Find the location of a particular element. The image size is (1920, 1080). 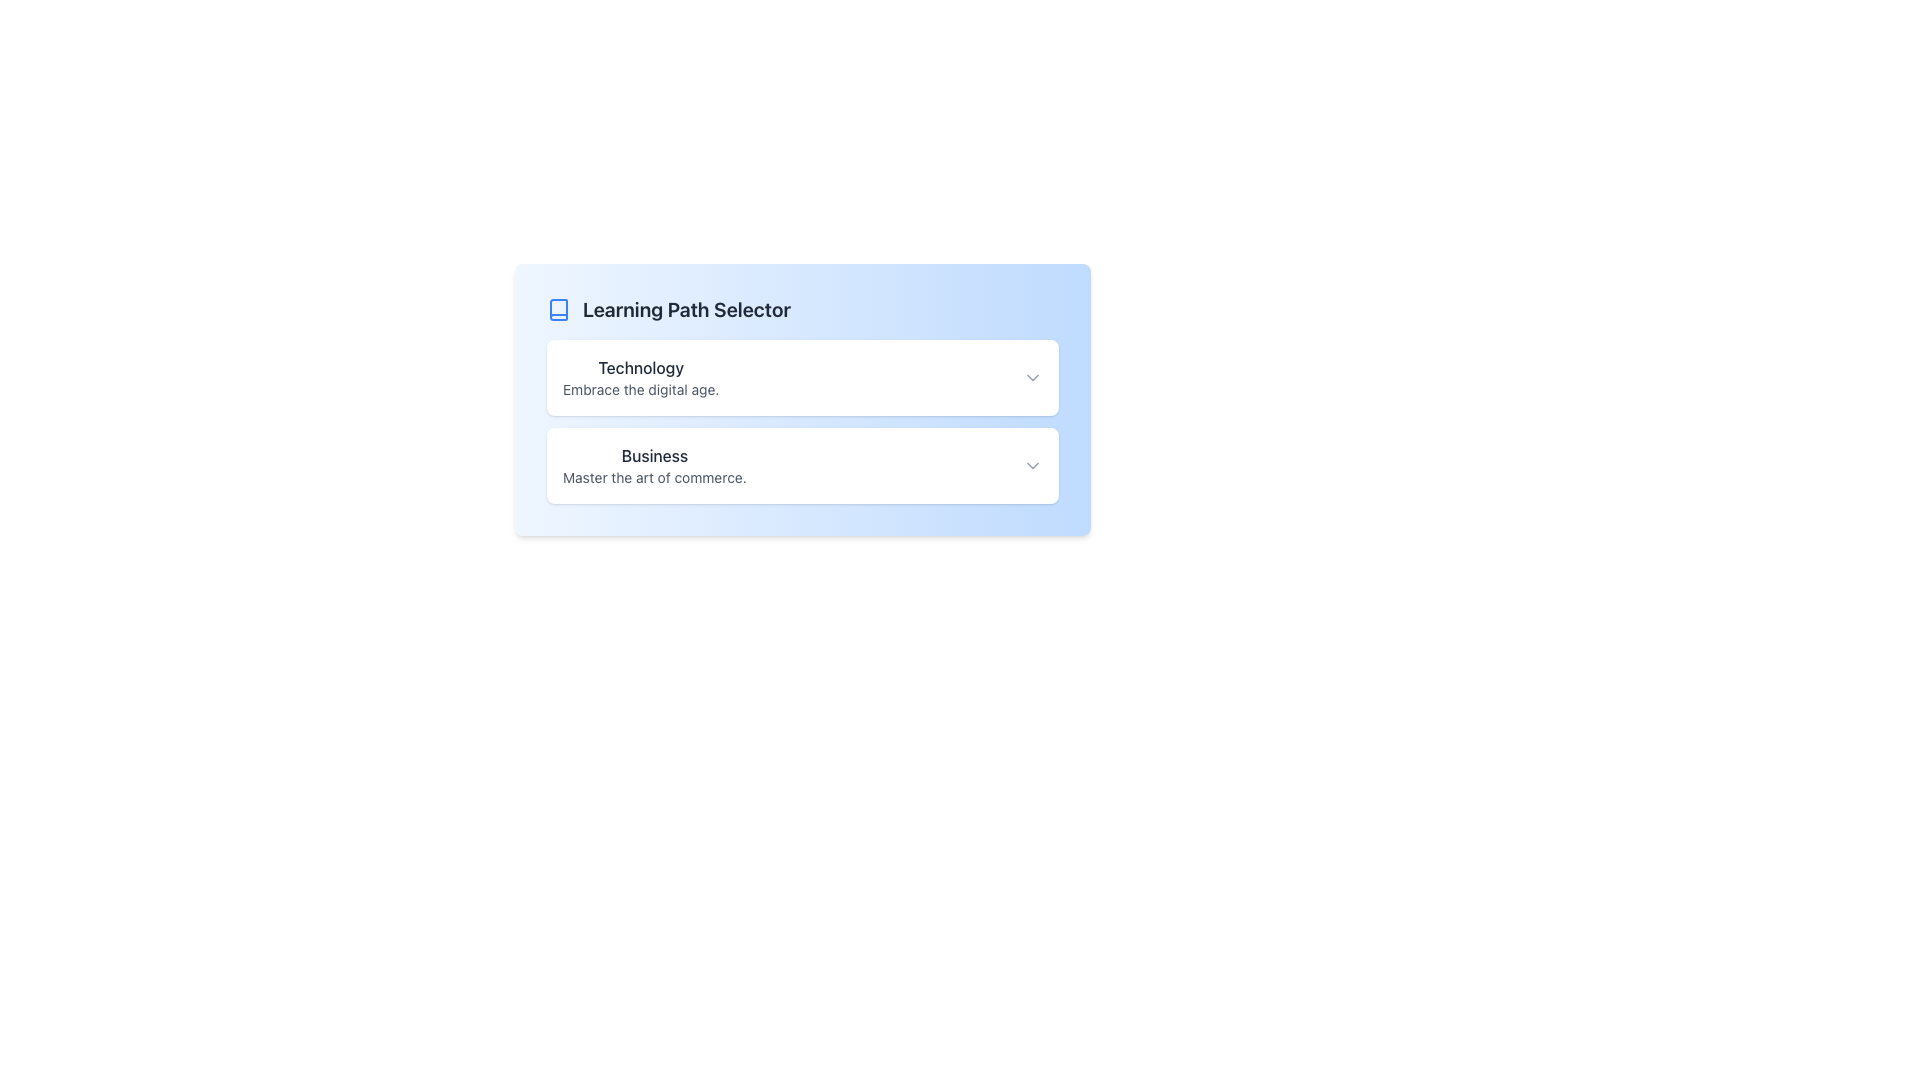

the icon located on the right side of the 'Technology' header is located at coordinates (1032, 378).